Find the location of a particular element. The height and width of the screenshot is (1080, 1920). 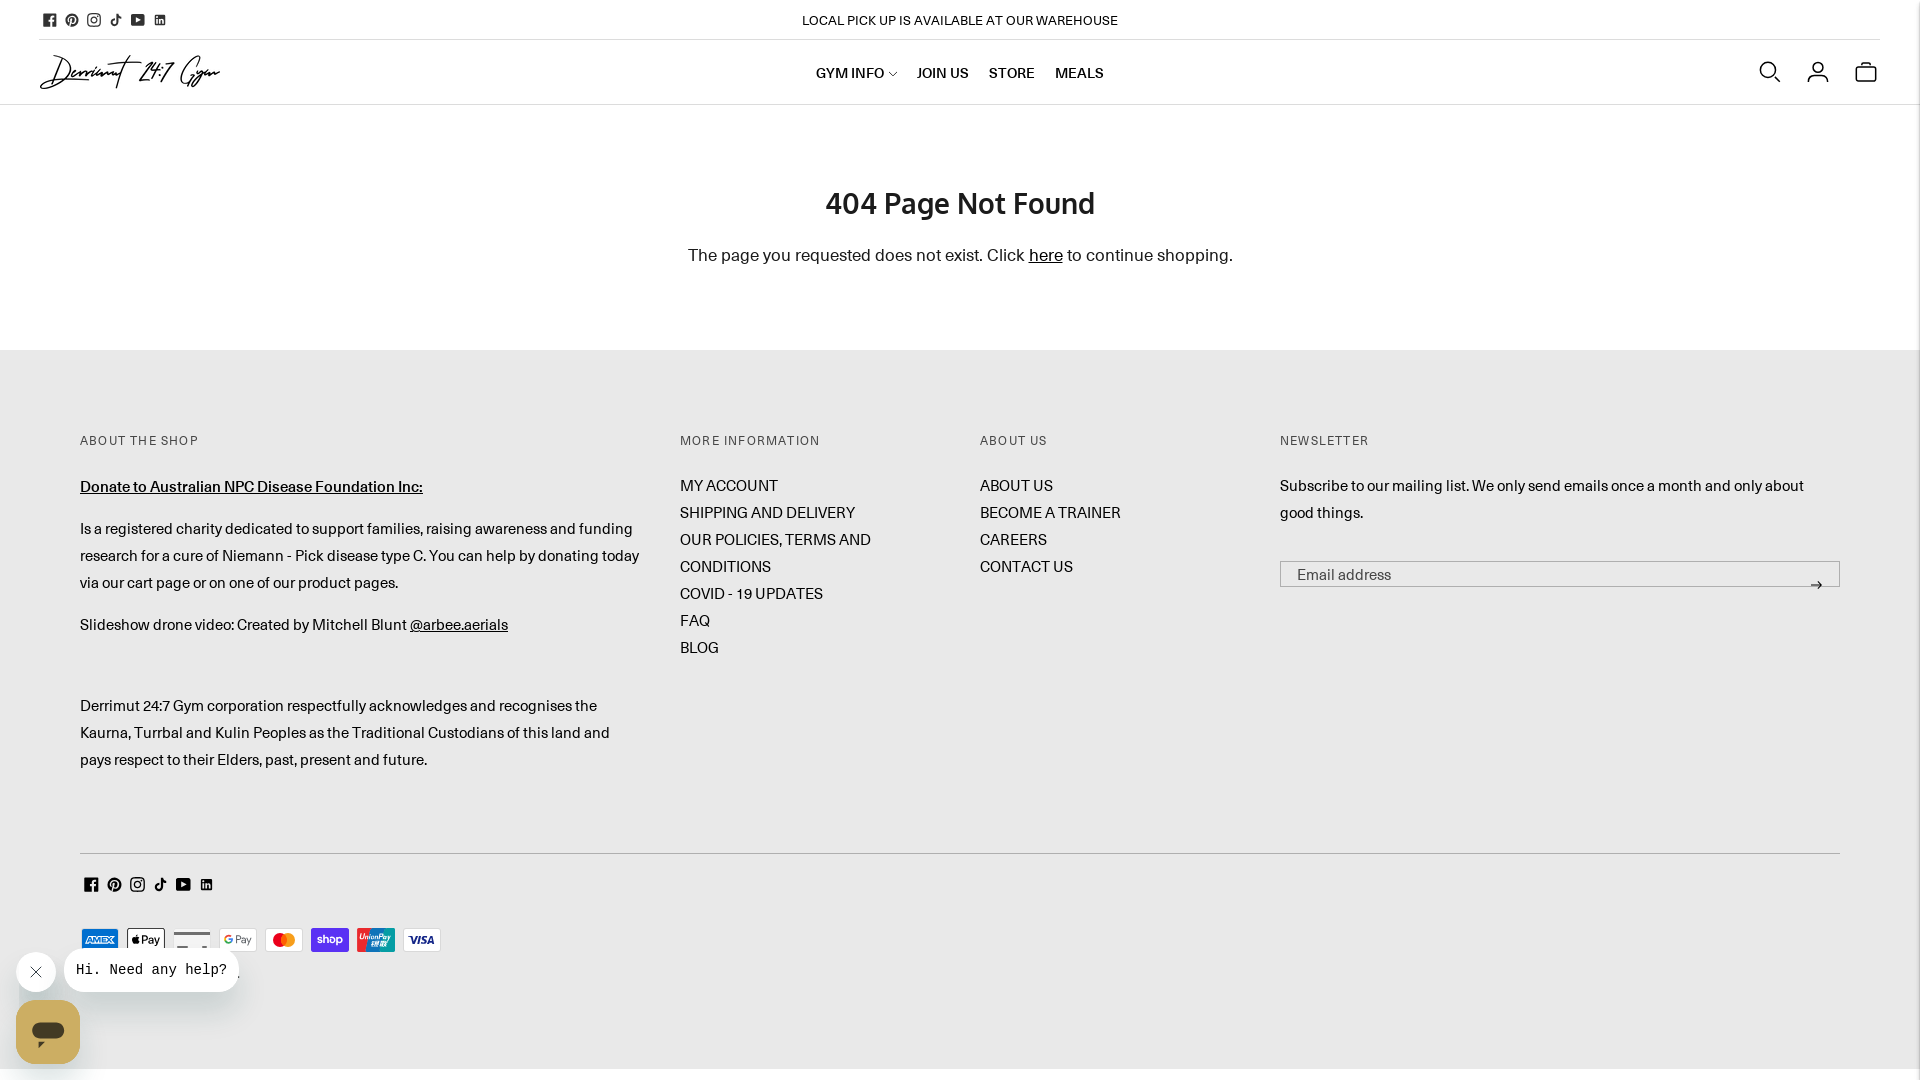

'Derrimut 24:7 Gym on Facebook' is located at coordinates (49, 19).